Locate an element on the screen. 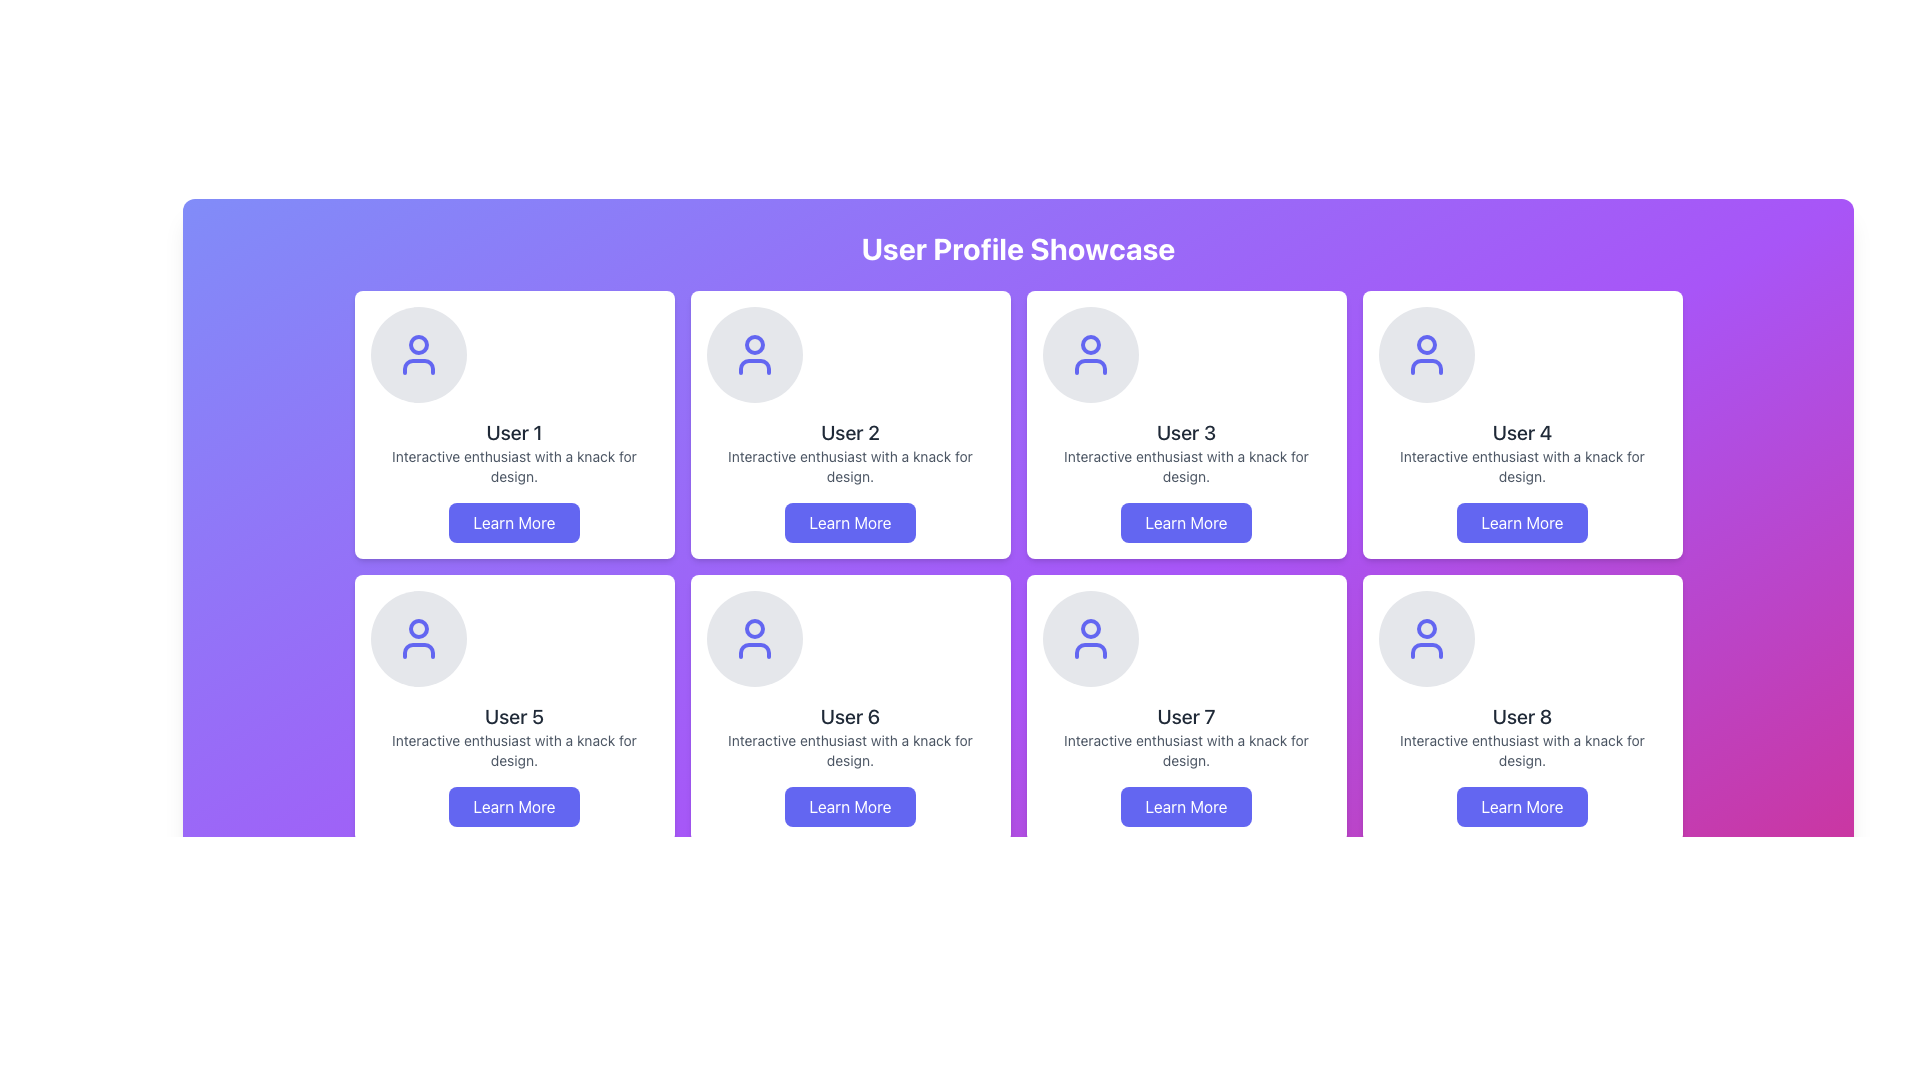  the button at the bottom of the user card for 'User 6' is located at coordinates (850, 805).